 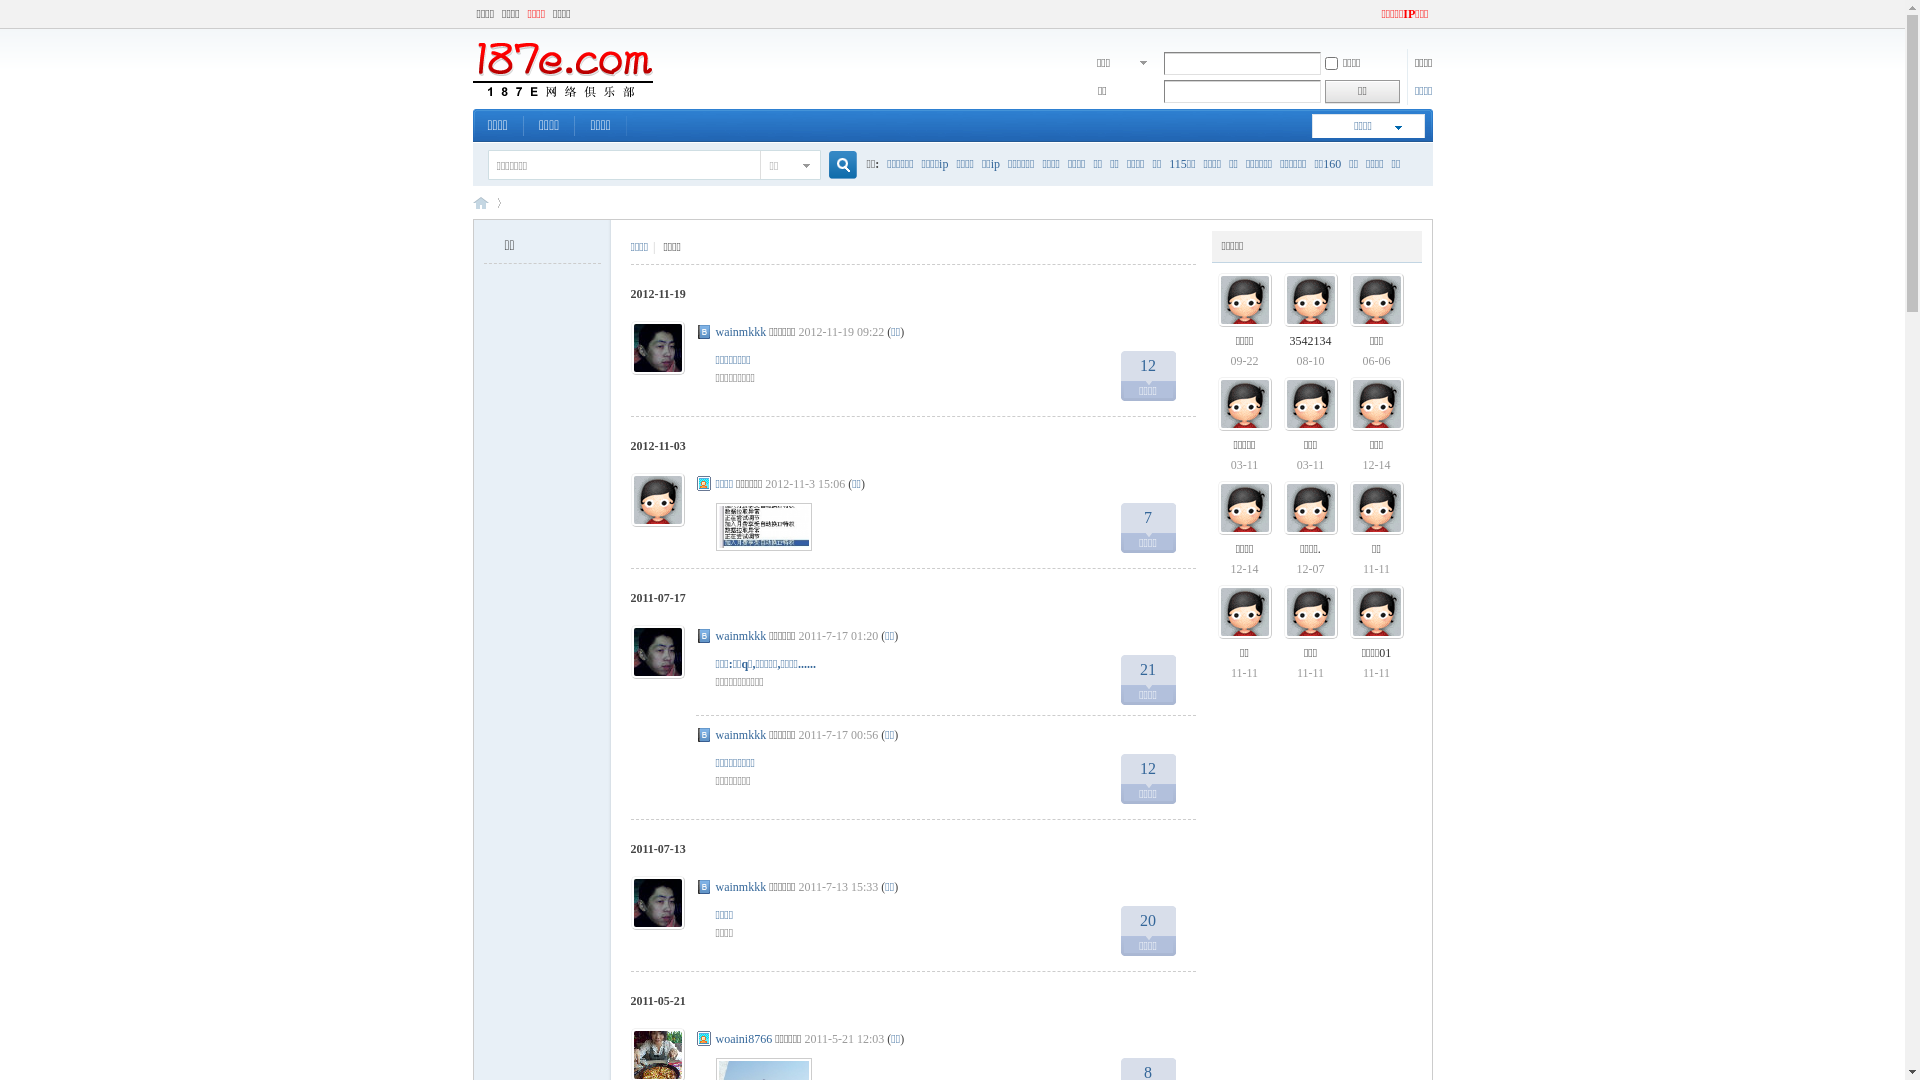 I want to click on '3542134', so click(x=1290, y=339).